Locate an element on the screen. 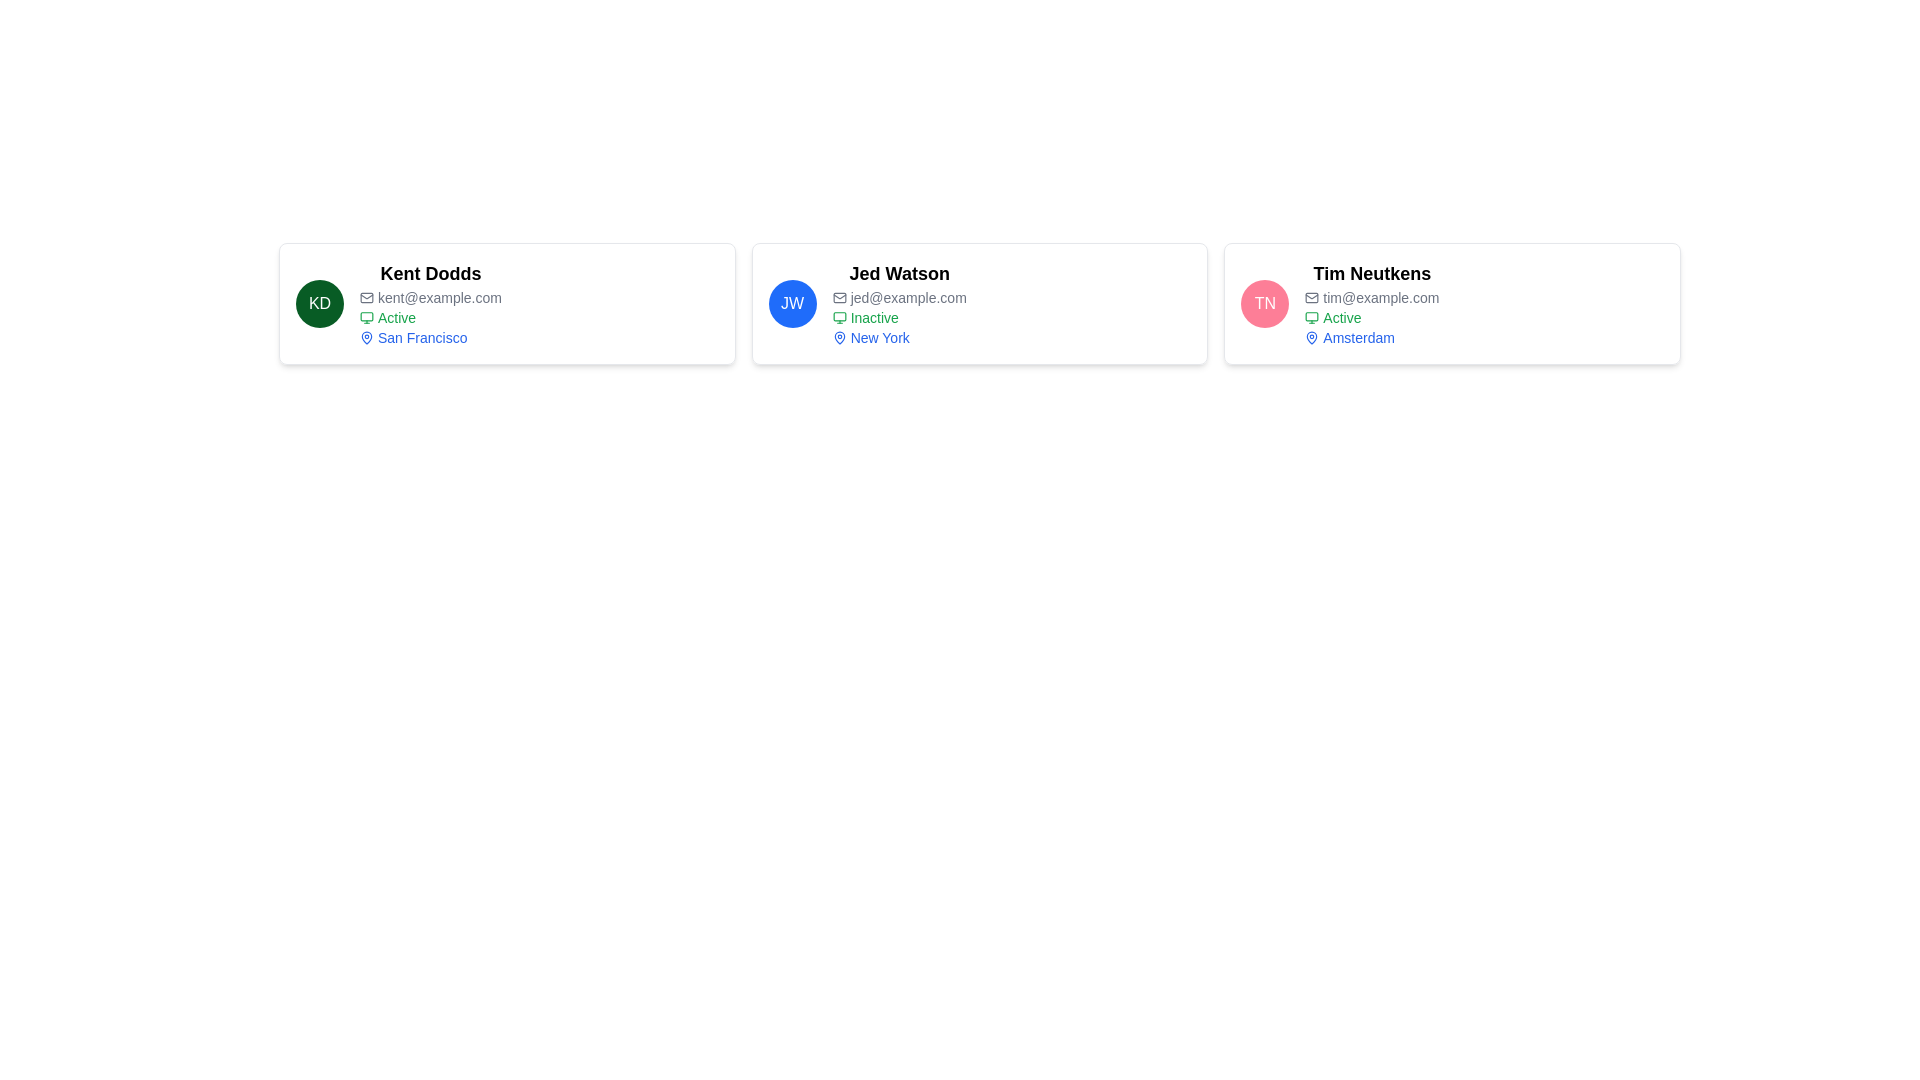 The height and width of the screenshot is (1080, 1920). name 'Jed Watson' displayed in bold black font at the top of the second profile card is located at coordinates (898, 273).